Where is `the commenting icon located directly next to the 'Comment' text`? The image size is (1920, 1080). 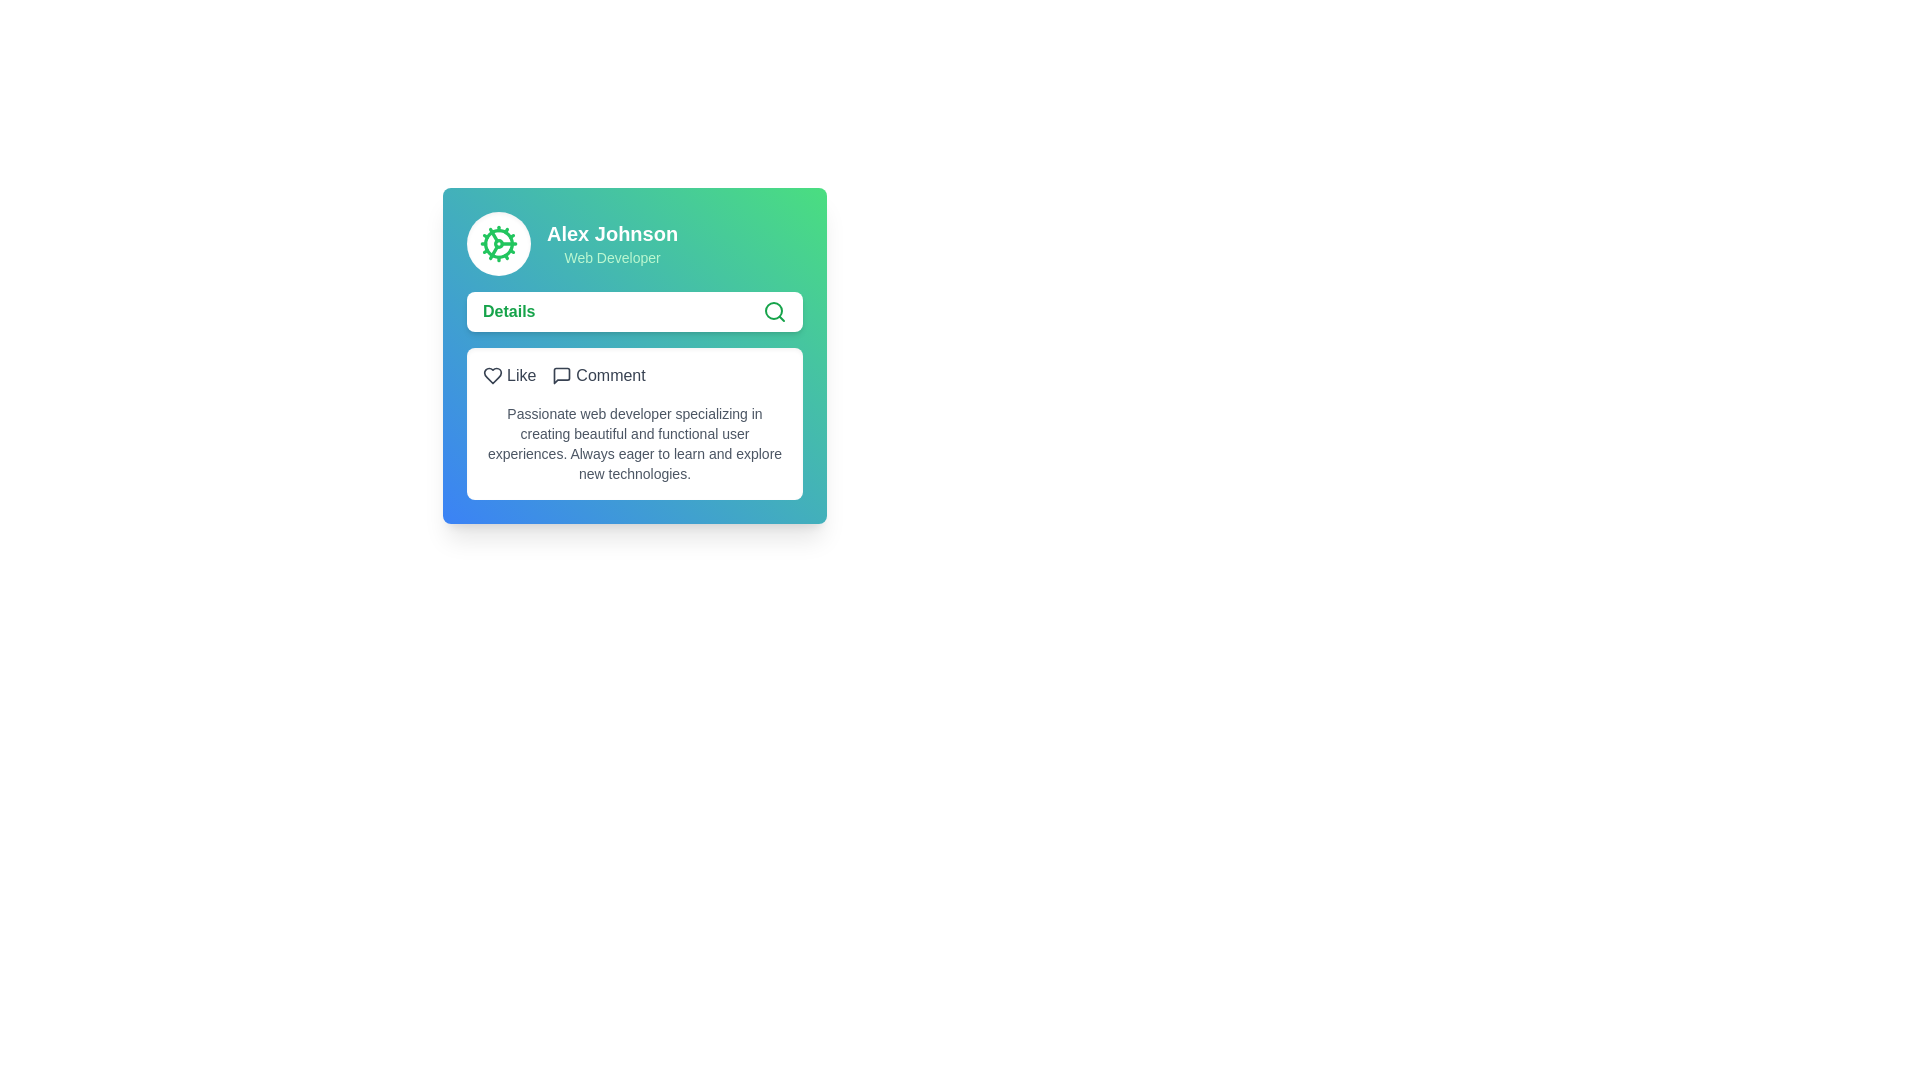
the commenting icon located directly next to the 'Comment' text is located at coordinates (561, 375).